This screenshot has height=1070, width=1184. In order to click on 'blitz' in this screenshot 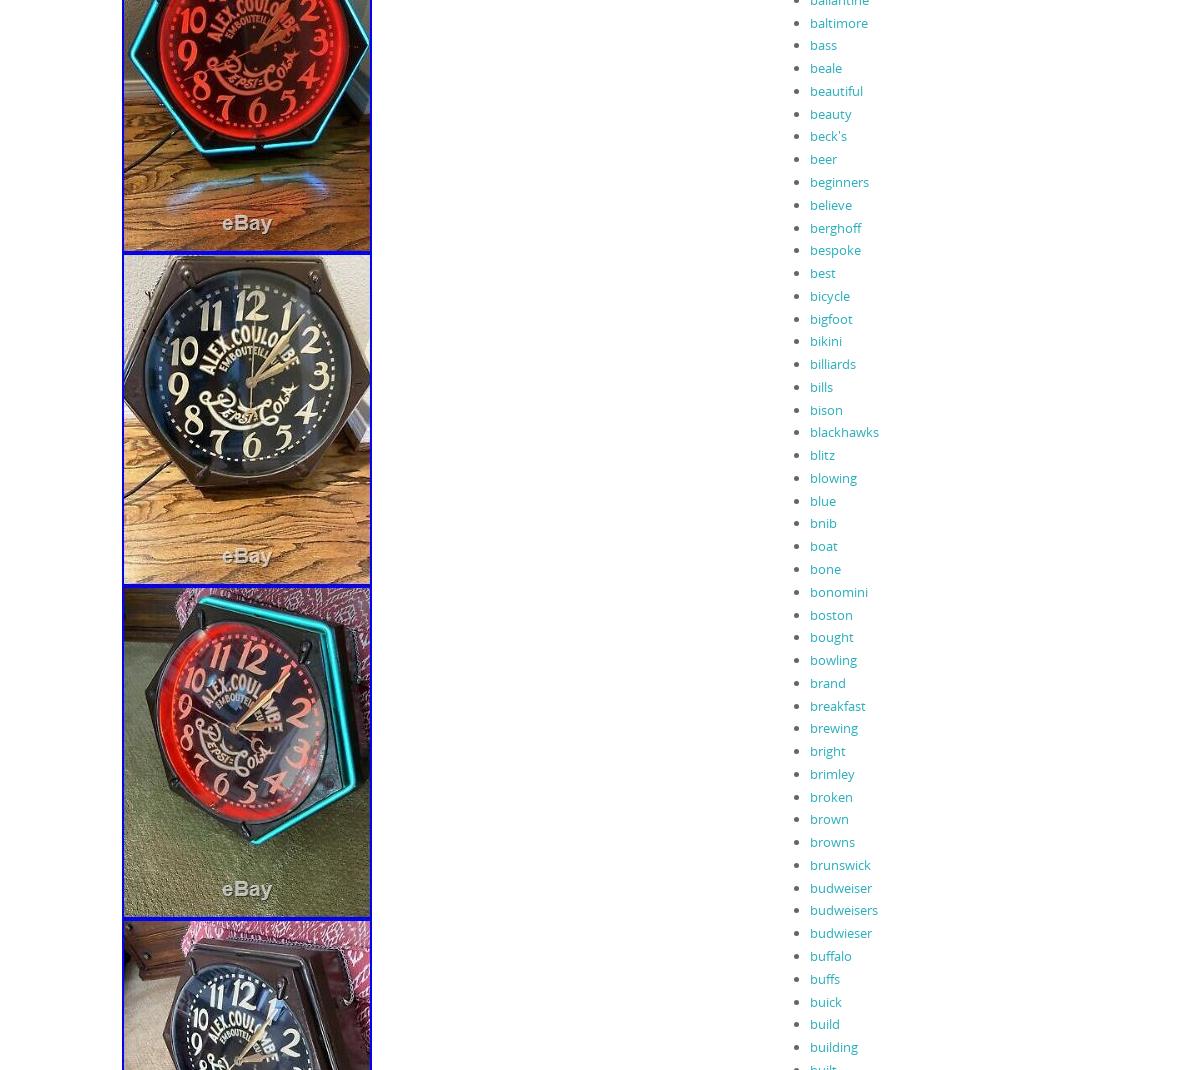, I will do `click(821, 454)`.